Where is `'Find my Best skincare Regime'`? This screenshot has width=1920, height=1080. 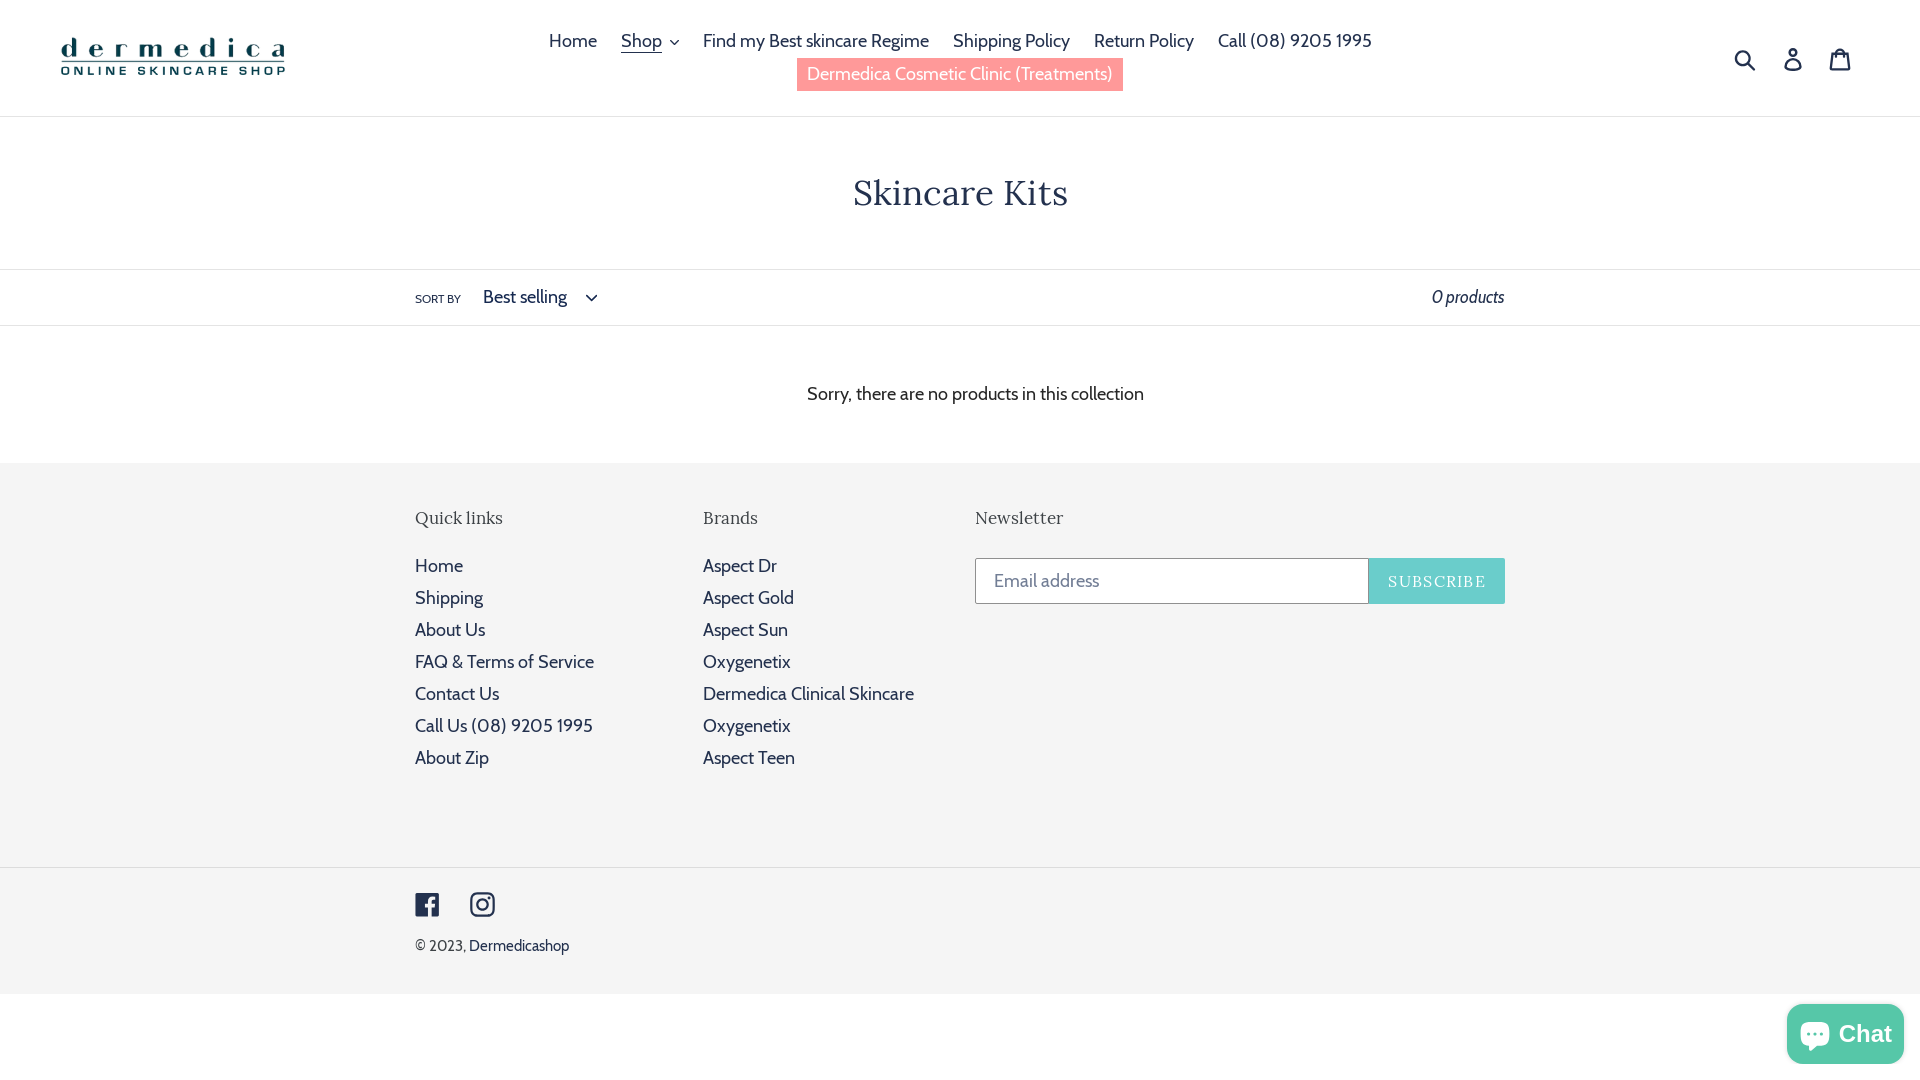 'Find my Best skincare Regime' is located at coordinates (815, 41).